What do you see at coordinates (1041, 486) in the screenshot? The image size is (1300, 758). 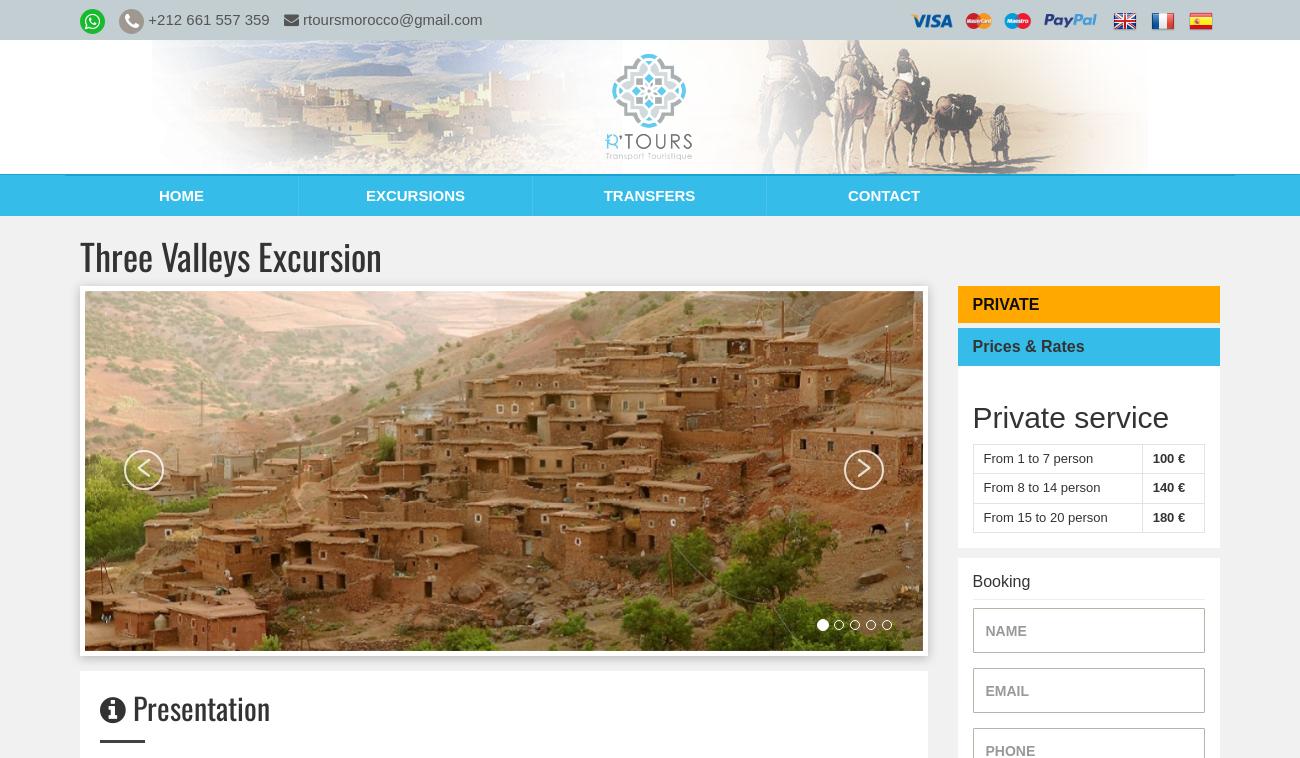 I see `'From 8 to 14 person'` at bounding box center [1041, 486].